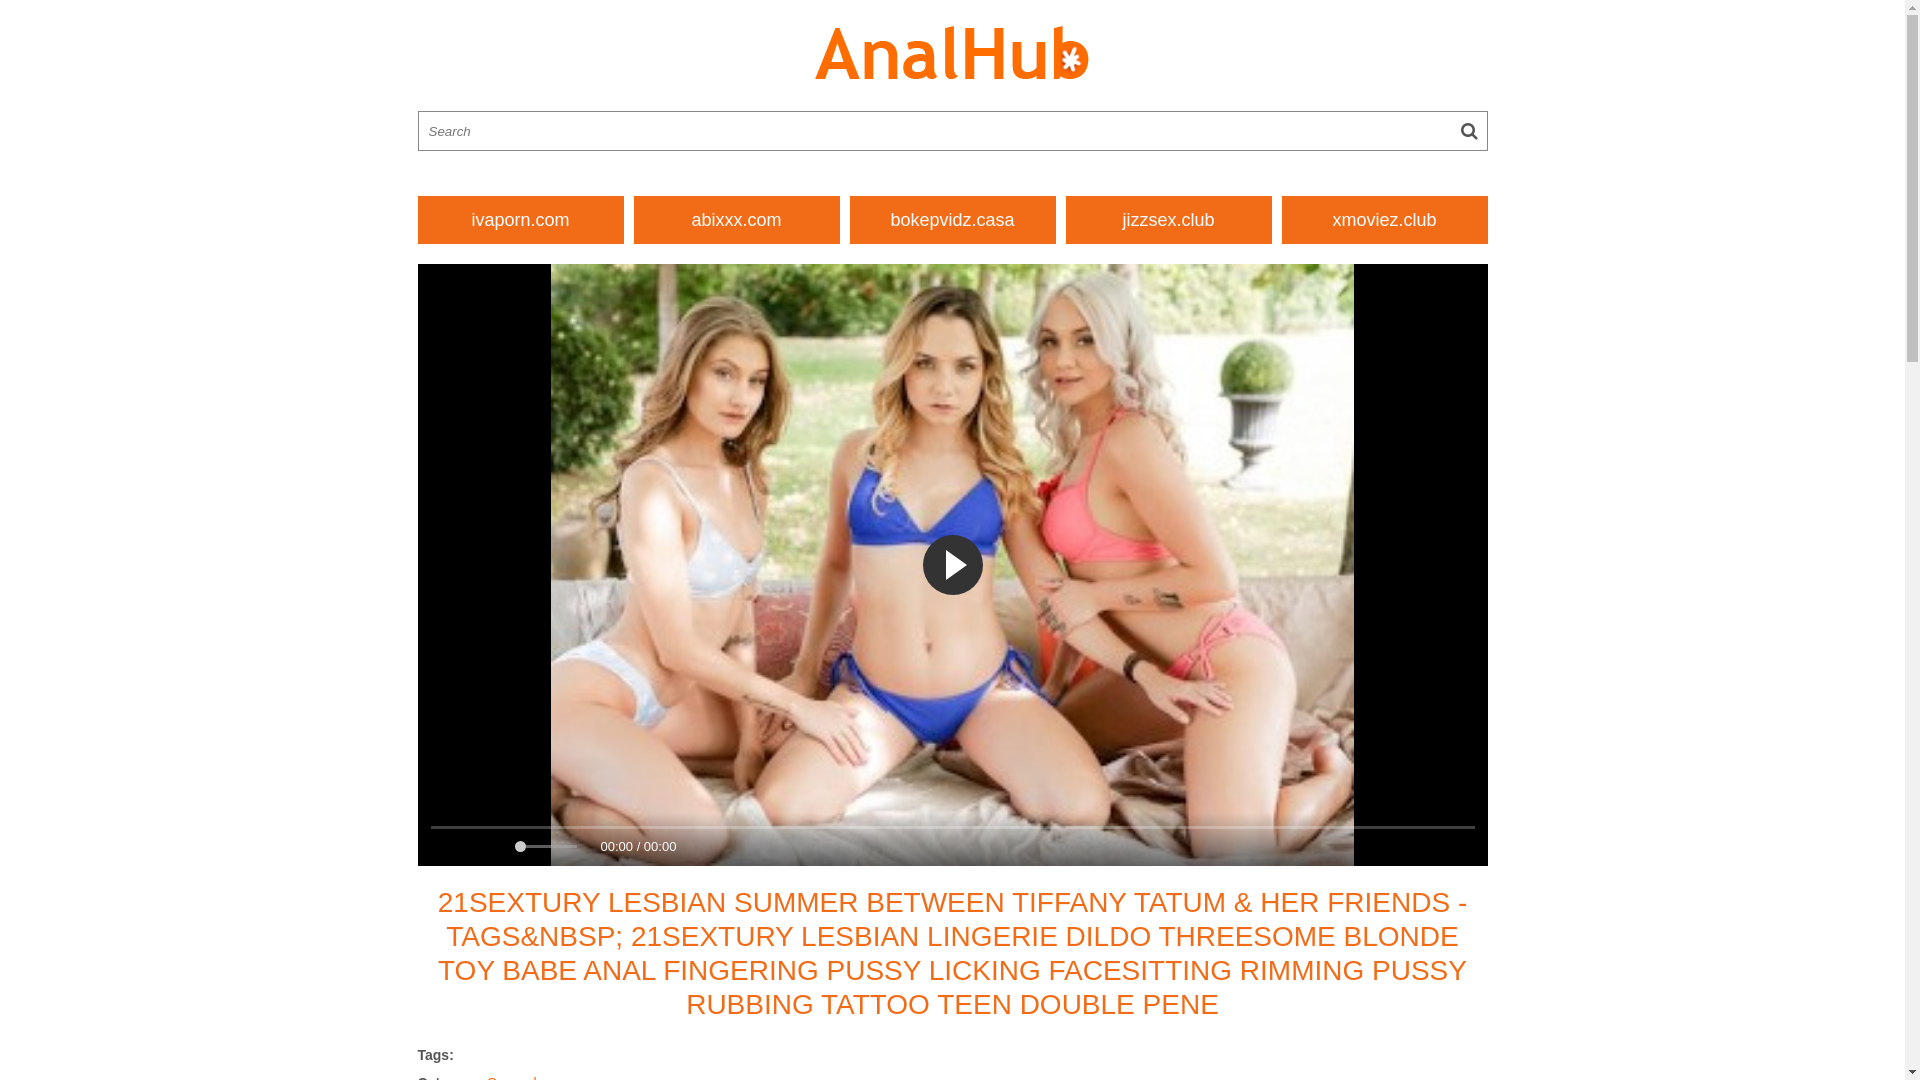  What do you see at coordinates (952, 219) in the screenshot?
I see `'bokepvidz.casa'` at bounding box center [952, 219].